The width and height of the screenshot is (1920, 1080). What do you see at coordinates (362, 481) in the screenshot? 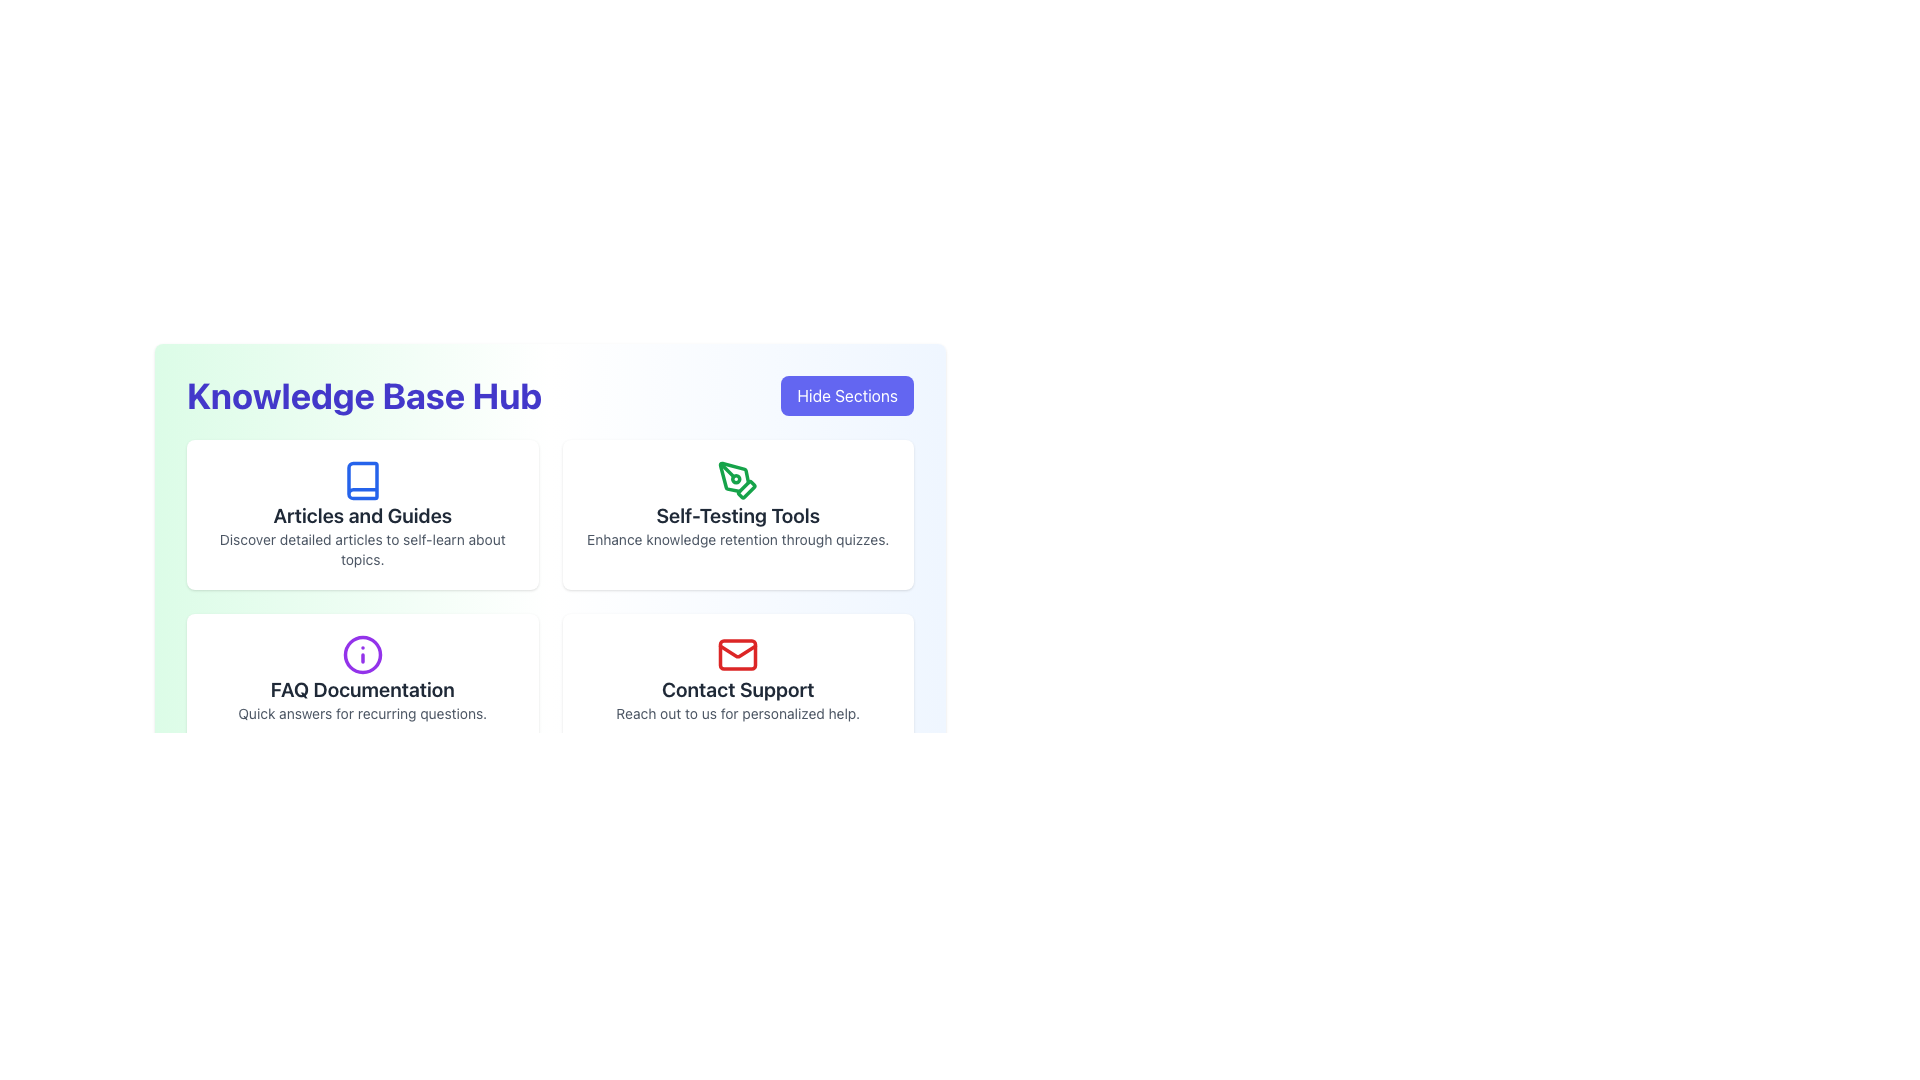
I see `the blue open book icon located within the 'Articles and Guides' card in the top-left corner of the user interface` at bounding box center [362, 481].